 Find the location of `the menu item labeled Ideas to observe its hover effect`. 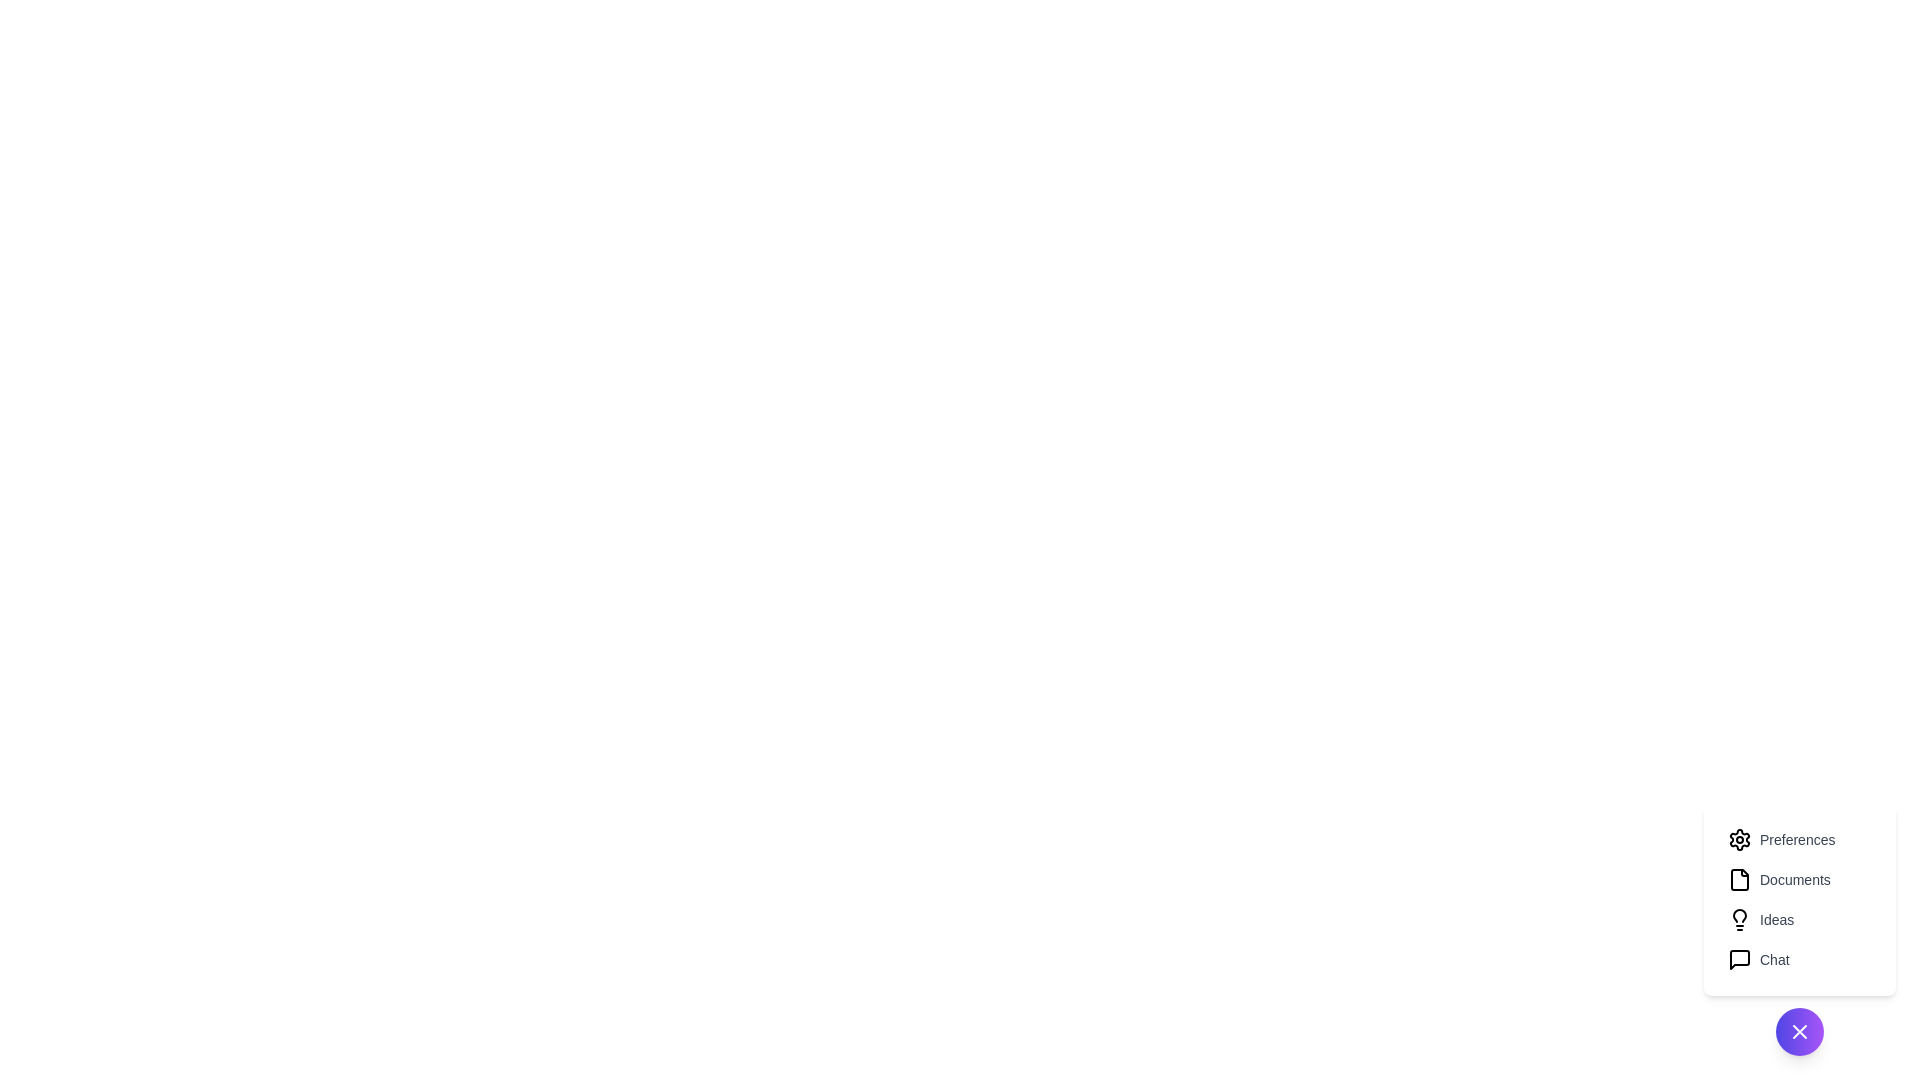

the menu item labeled Ideas to observe its hover effect is located at coordinates (1800, 920).